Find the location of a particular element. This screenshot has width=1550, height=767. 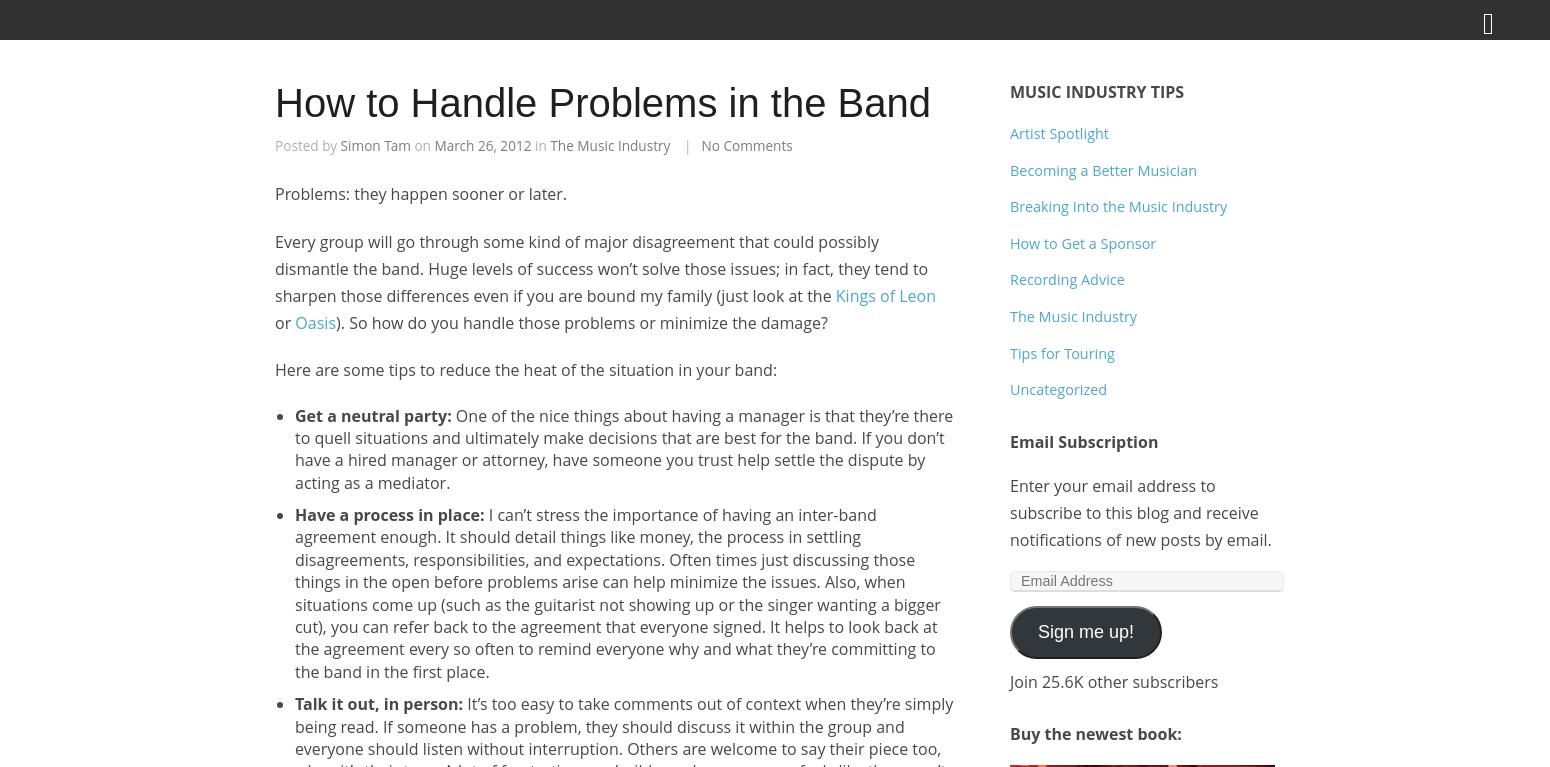

'How to Handle Problems in the Band' is located at coordinates (602, 102).